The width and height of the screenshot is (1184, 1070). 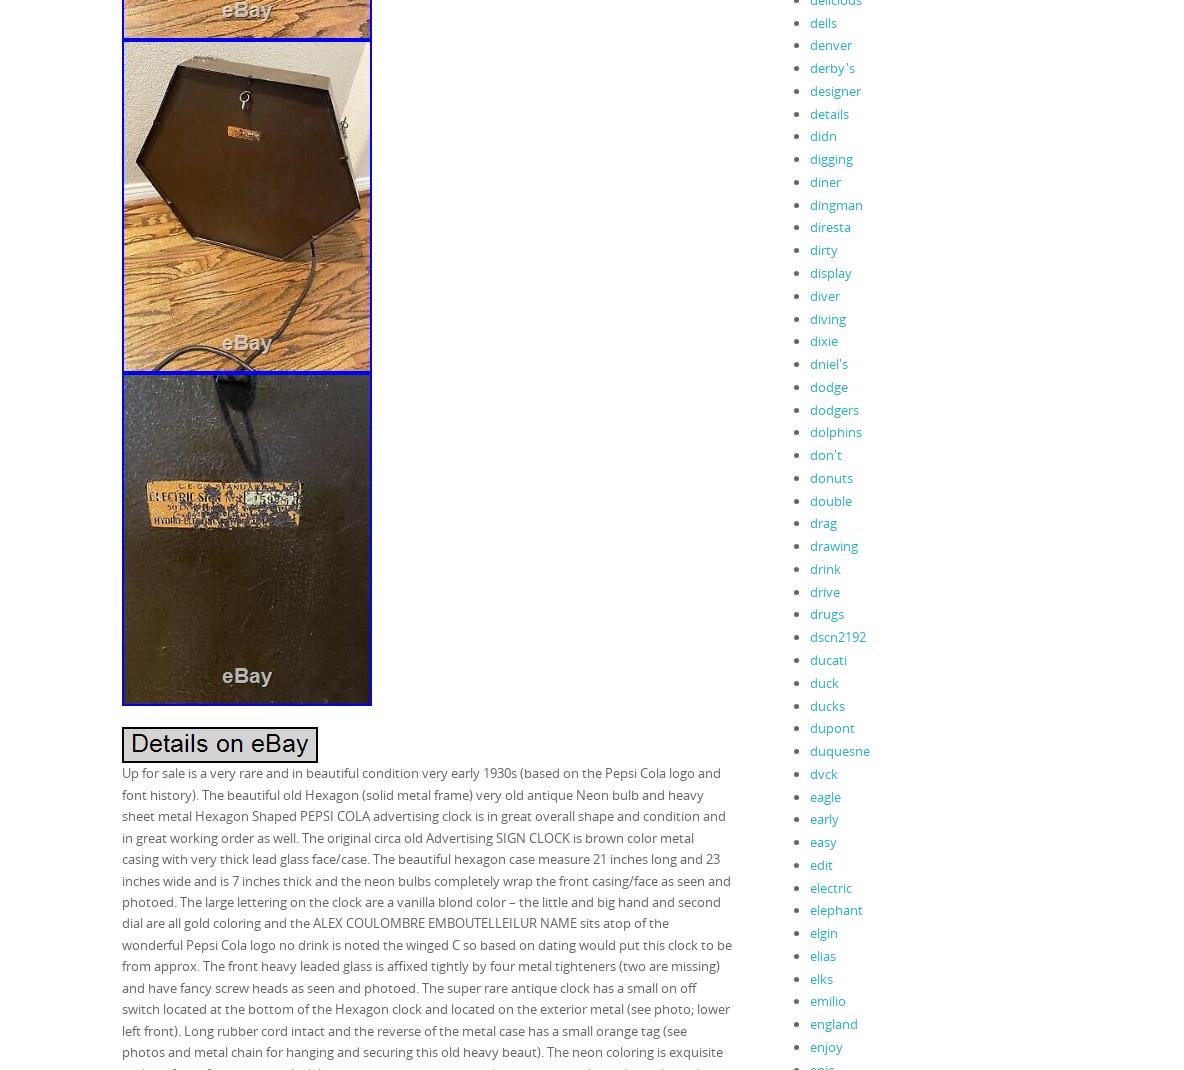 What do you see at coordinates (836, 636) in the screenshot?
I see `'dscn2192'` at bounding box center [836, 636].